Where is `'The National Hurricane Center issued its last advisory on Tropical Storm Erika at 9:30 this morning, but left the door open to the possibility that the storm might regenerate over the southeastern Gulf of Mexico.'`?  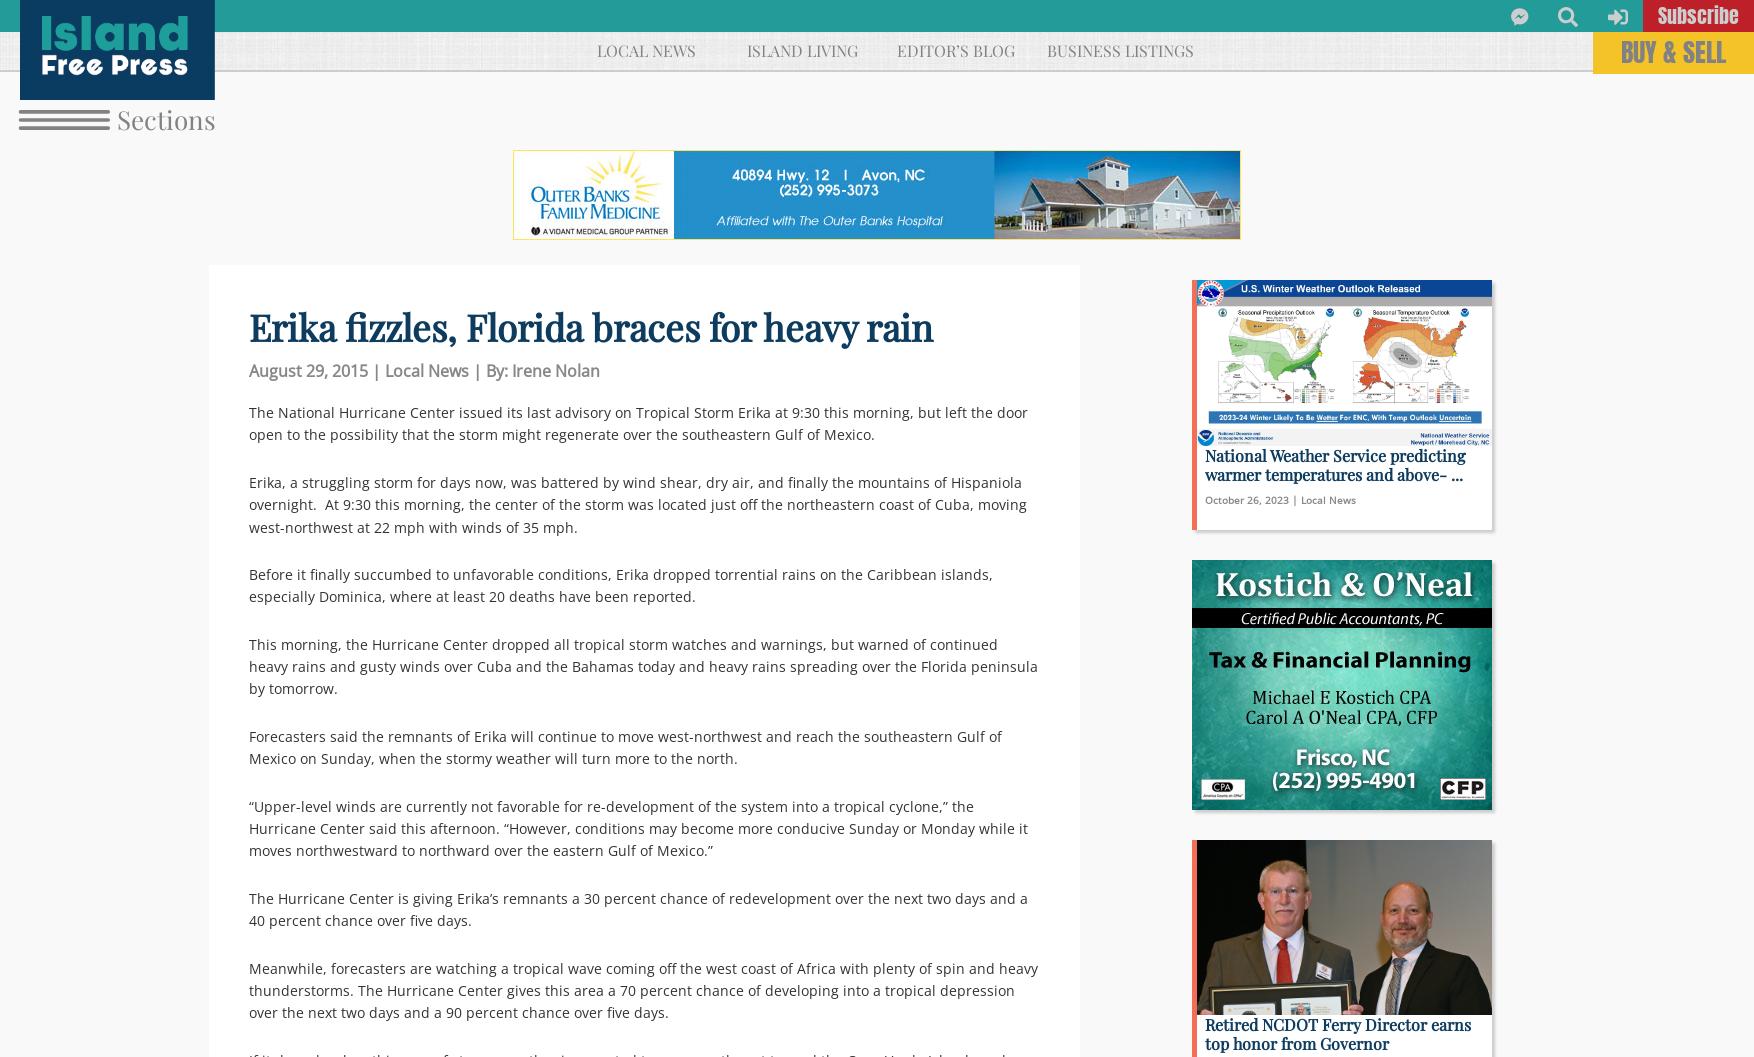
'The National Hurricane Center issued its last advisory on Tropical Storm Erika at 9:30 this morning, but left the door open to the possibility that the storm might regenerate over the southeastern Gulf of Mexico.' is located at coordinates (637, 422).